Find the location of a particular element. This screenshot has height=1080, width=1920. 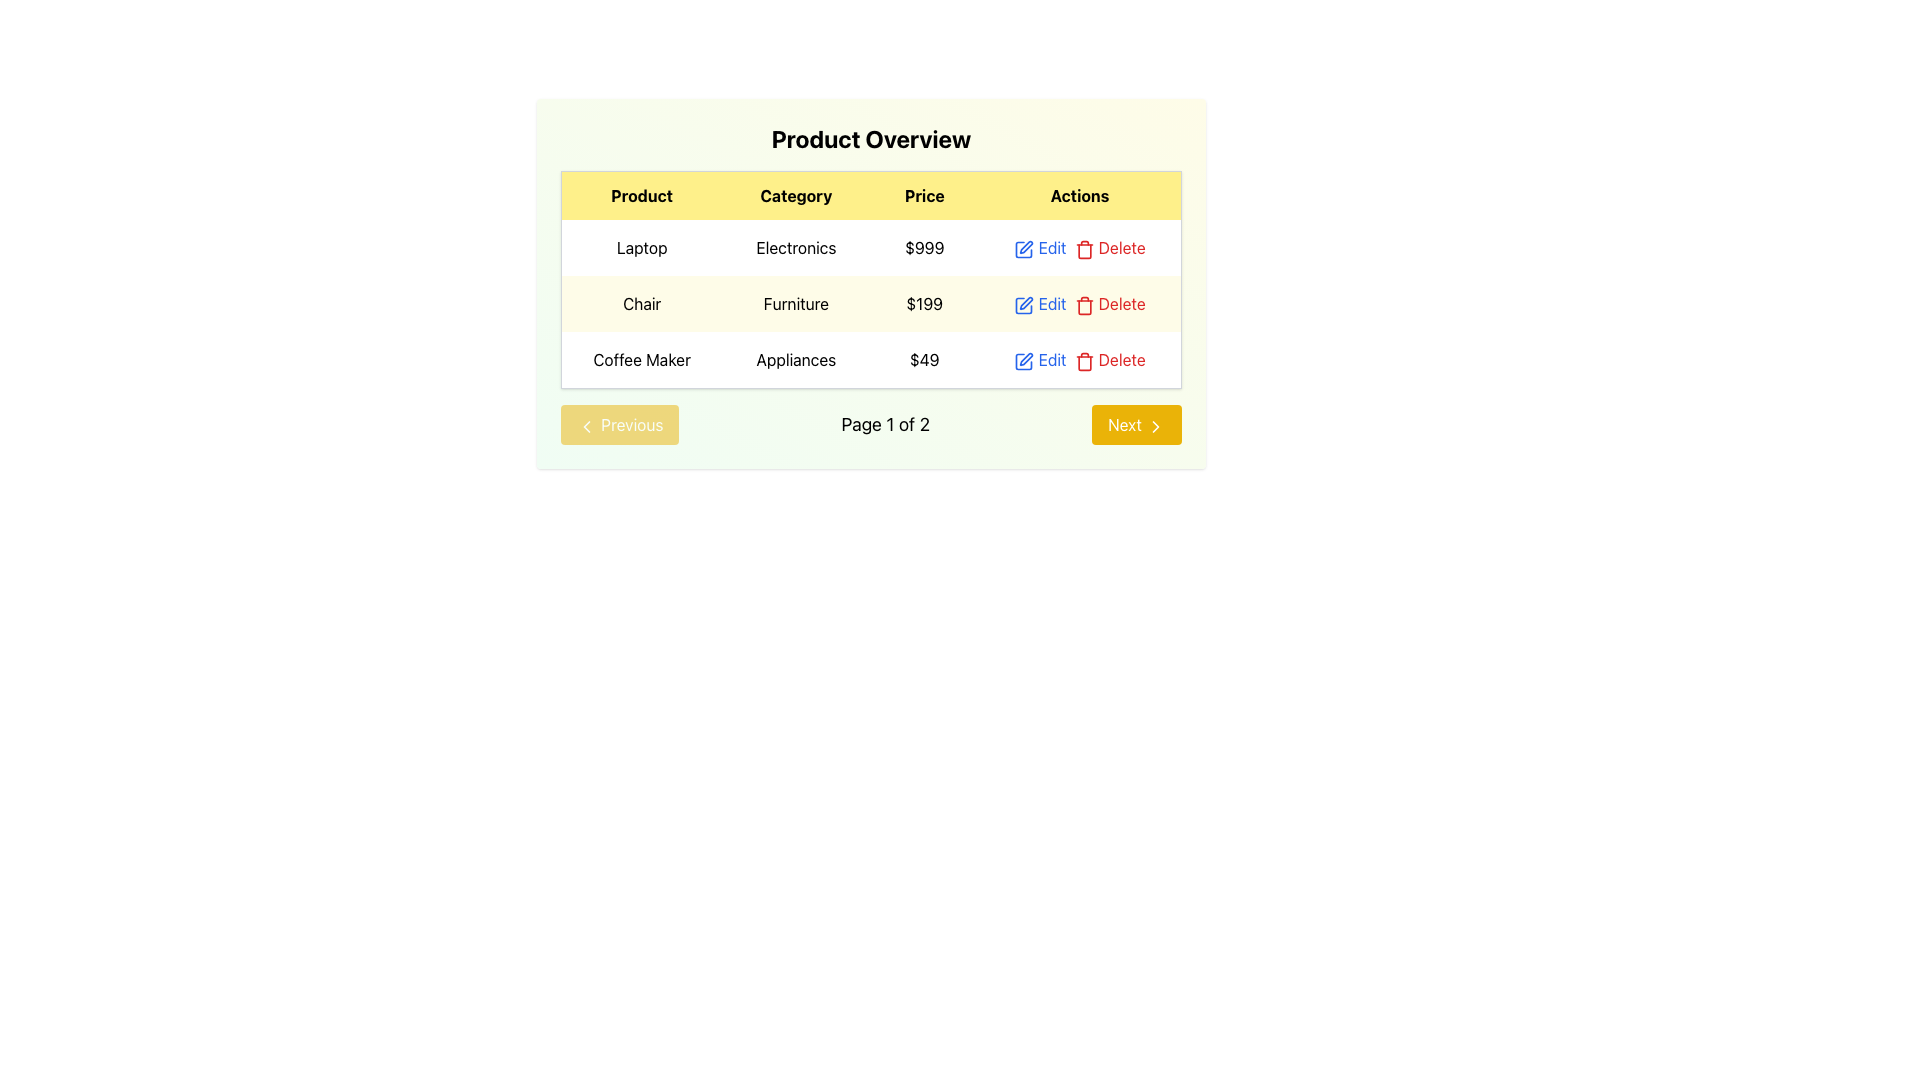

the delete icon located in the 'Actions' column of the last row in the table is located at coordinates (1083, 361).